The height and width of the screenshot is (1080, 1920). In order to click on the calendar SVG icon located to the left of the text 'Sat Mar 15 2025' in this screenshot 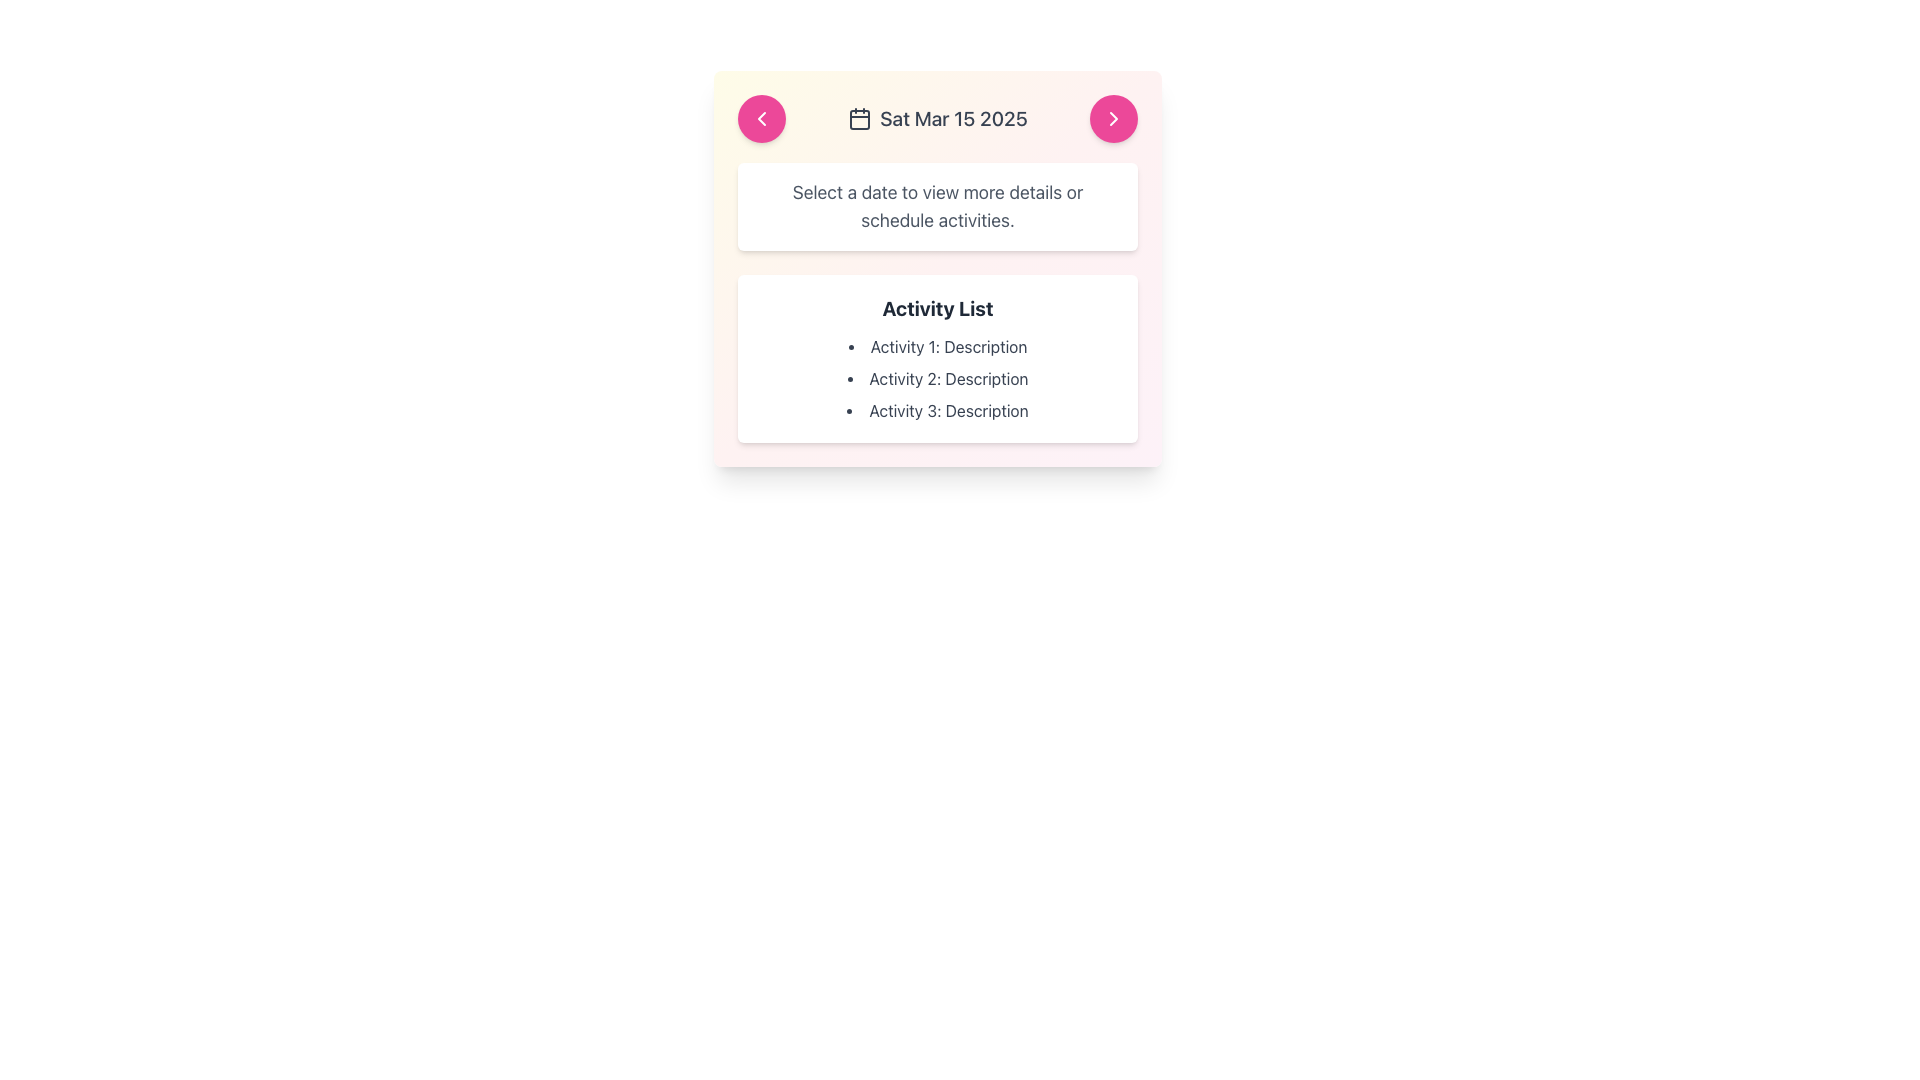, I will do `click(860, 119)`.